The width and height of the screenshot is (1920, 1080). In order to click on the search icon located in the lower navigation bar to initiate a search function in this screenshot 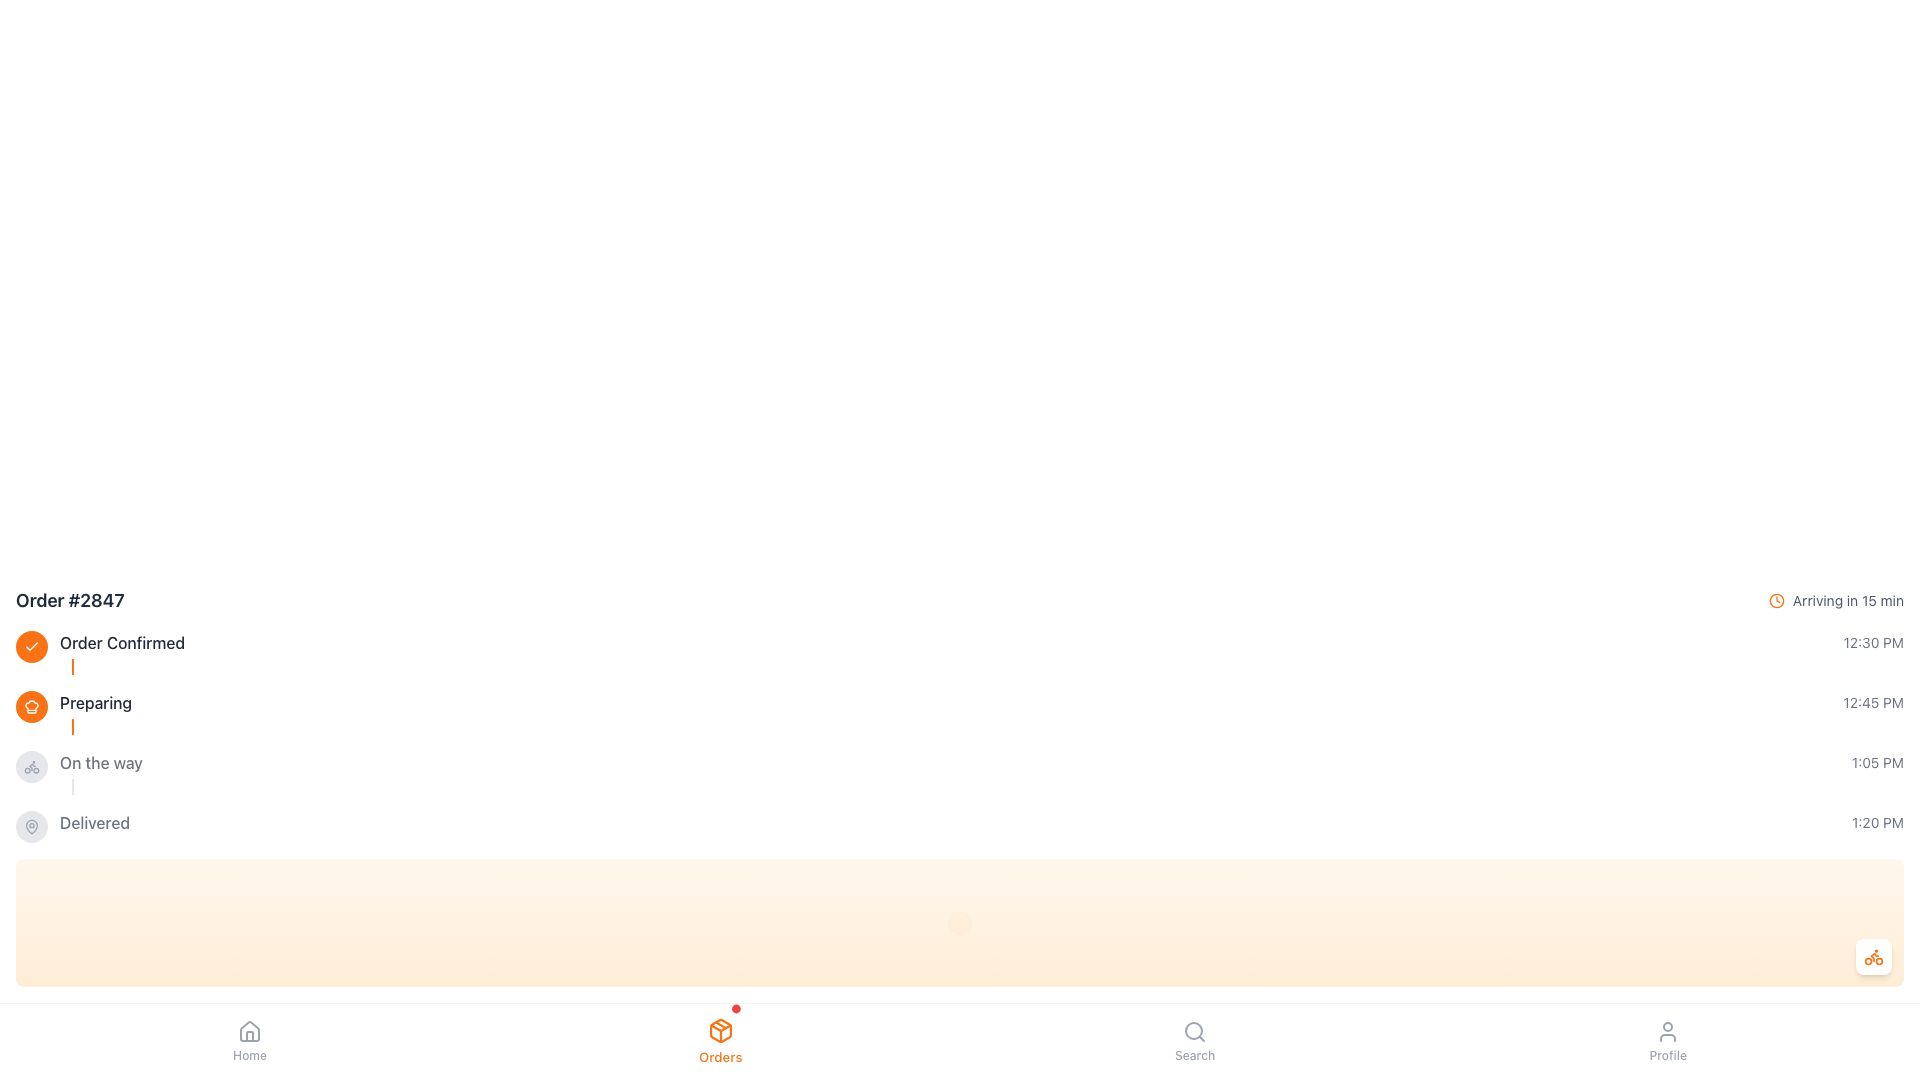, I will do `click(1195, 1032)`.